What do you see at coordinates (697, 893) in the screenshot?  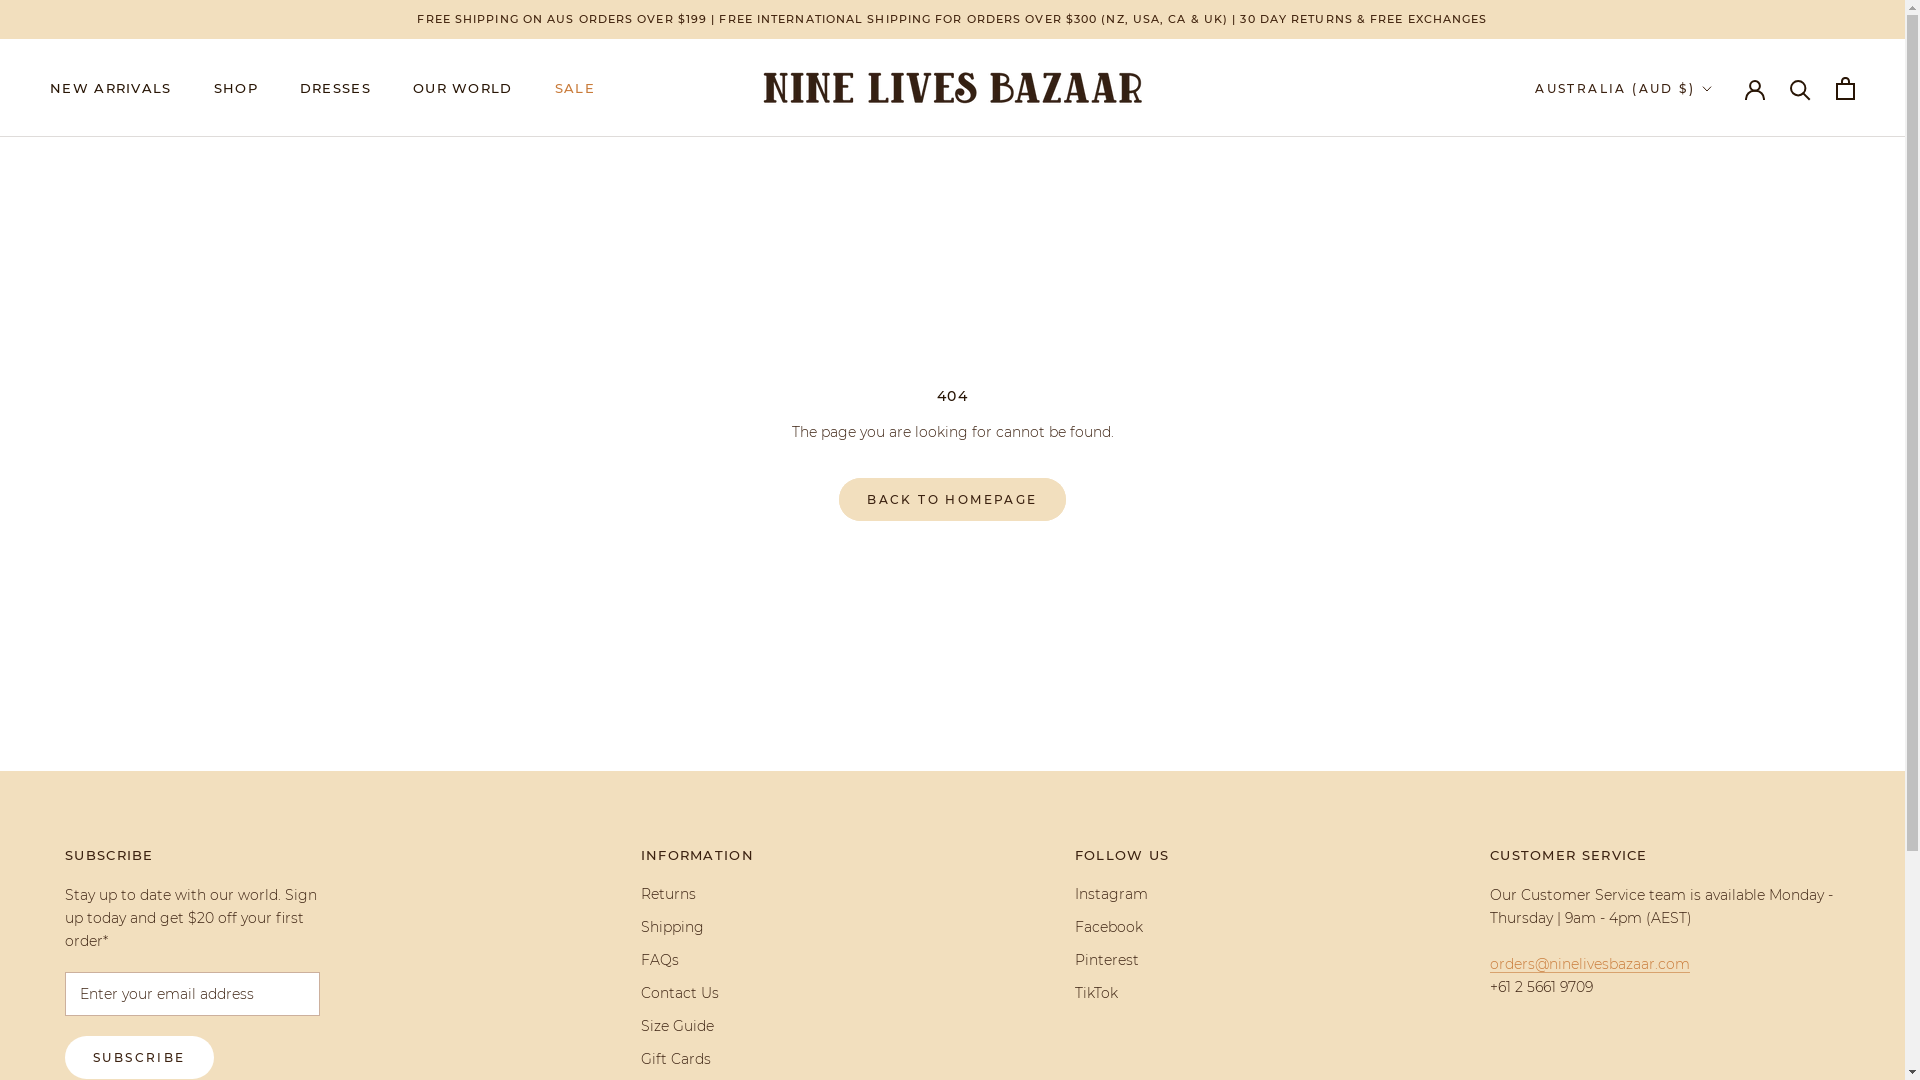 I see `'Returns'` at bounding box center [697, 893].